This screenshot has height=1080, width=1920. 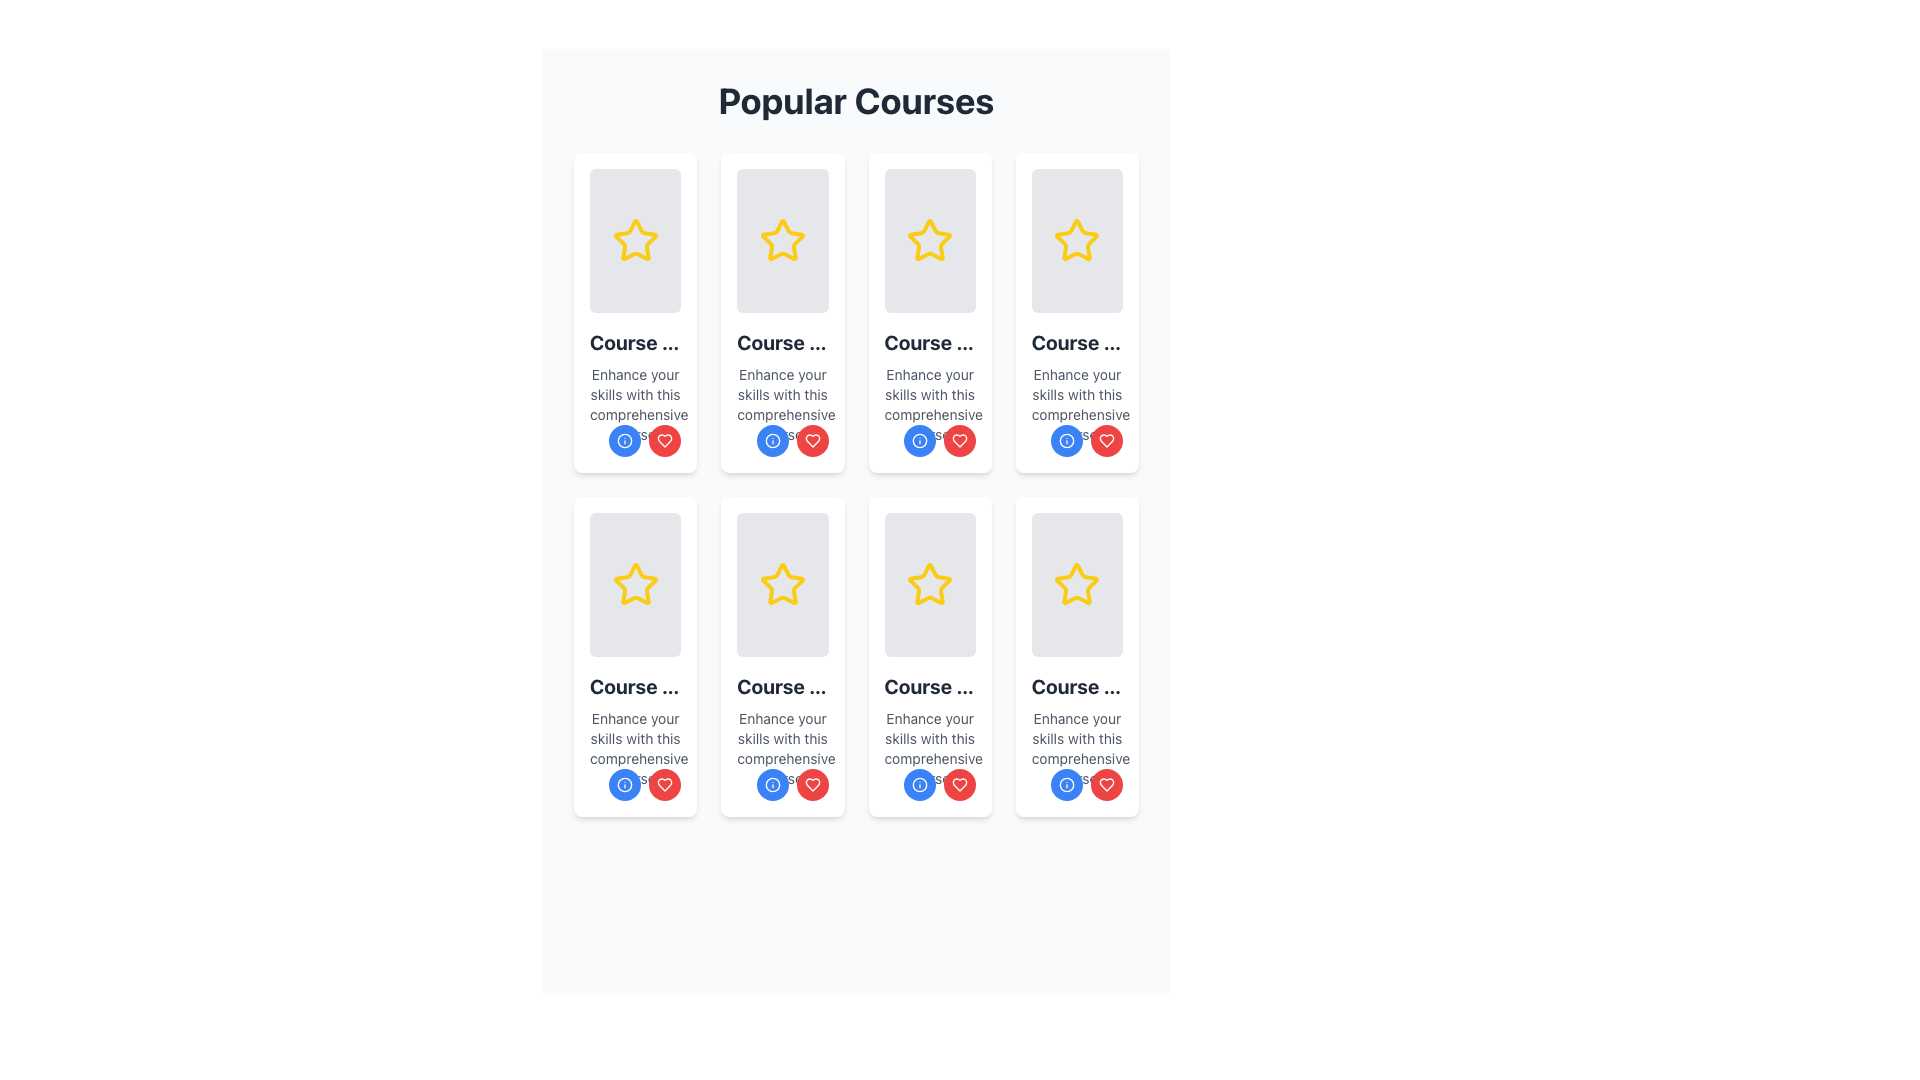 What do you see at coordinates (781, 405) in the screenshot?
I see `the text element that reads 'Enhance your skills with this comprehensive course' styled with a smaller font size and gray color, located in the second card from the left in the first row of course listings` at bounding box center [781, 405].